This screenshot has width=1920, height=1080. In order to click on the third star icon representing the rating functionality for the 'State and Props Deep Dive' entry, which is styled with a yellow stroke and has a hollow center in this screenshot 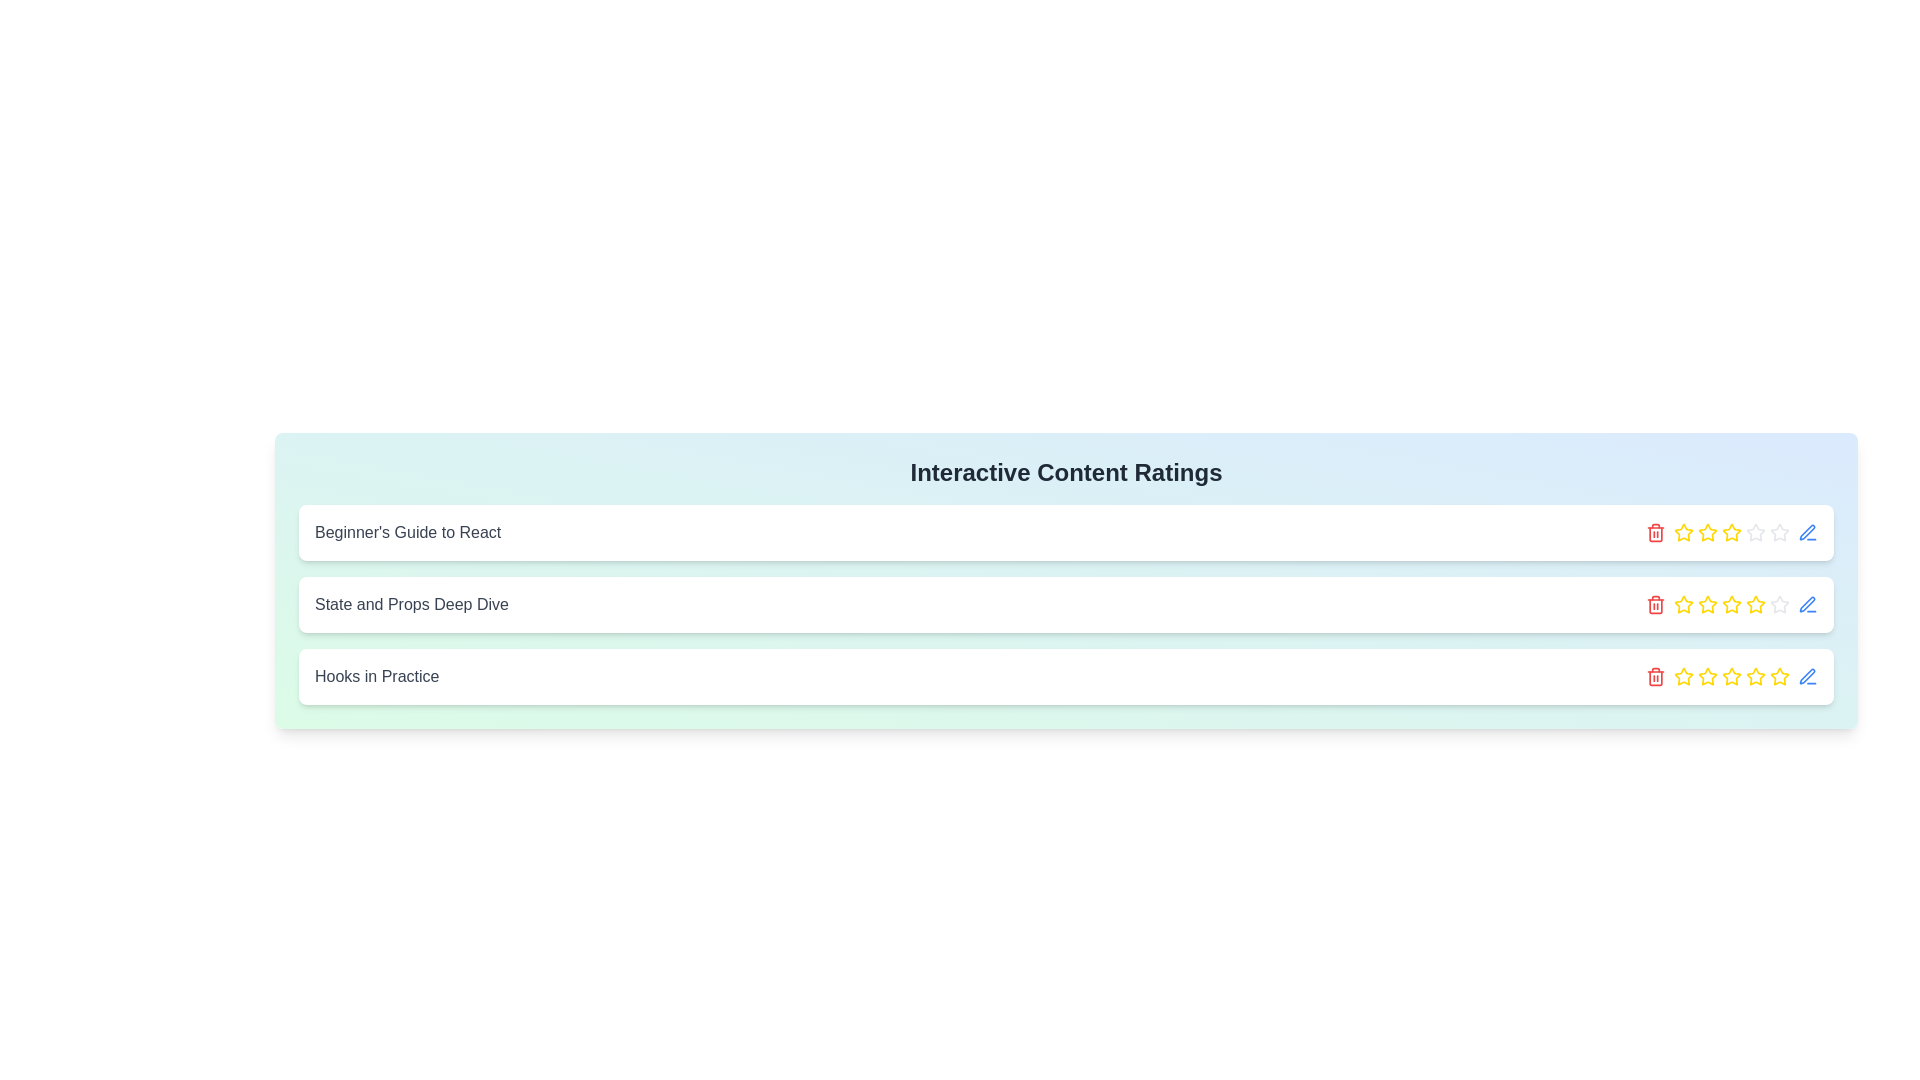, I will do `click(1707, 604)`.